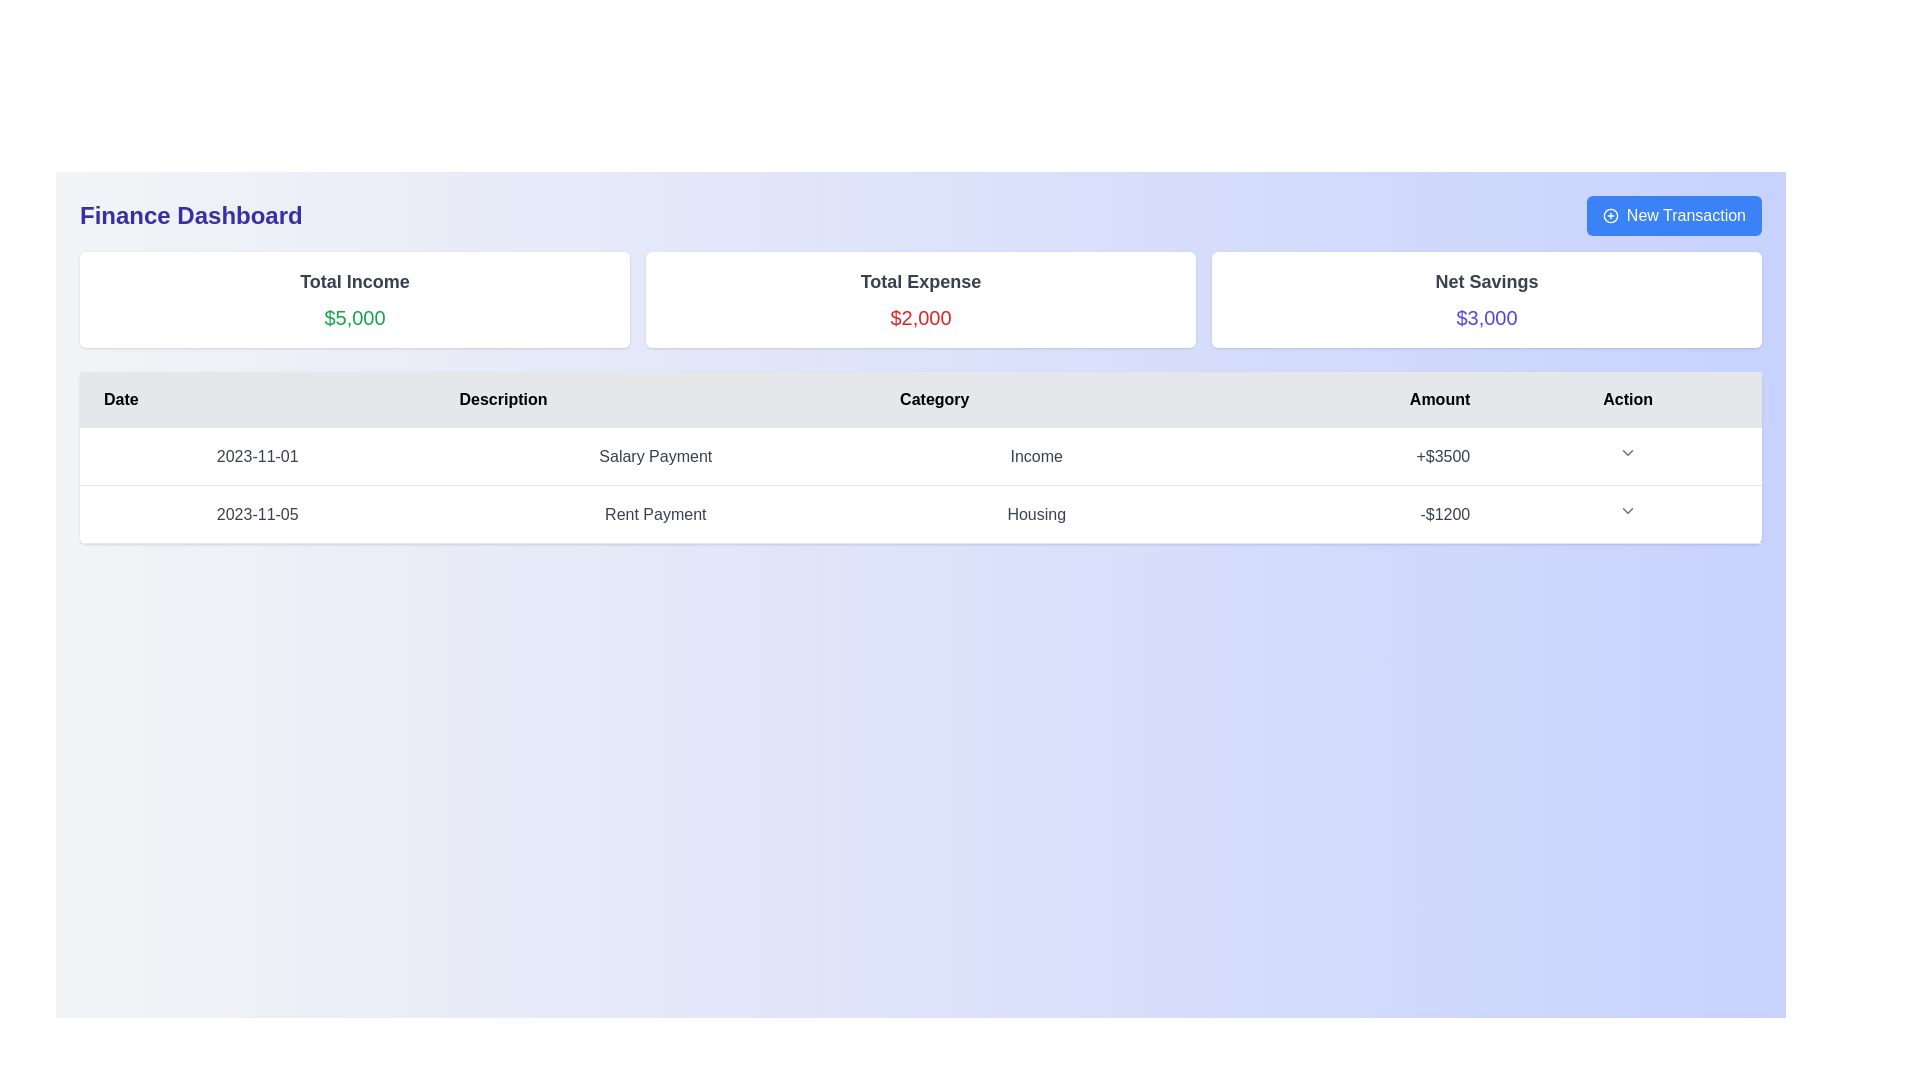 Image resolution: width=1920 pixels, height=1080 pixels. Describe the element at coordinates (355, 316) in the screenshot. I see `the static text displaying the value '$5,000' which is styled in green and positioned beneath the label 'Total Income'` at that location.